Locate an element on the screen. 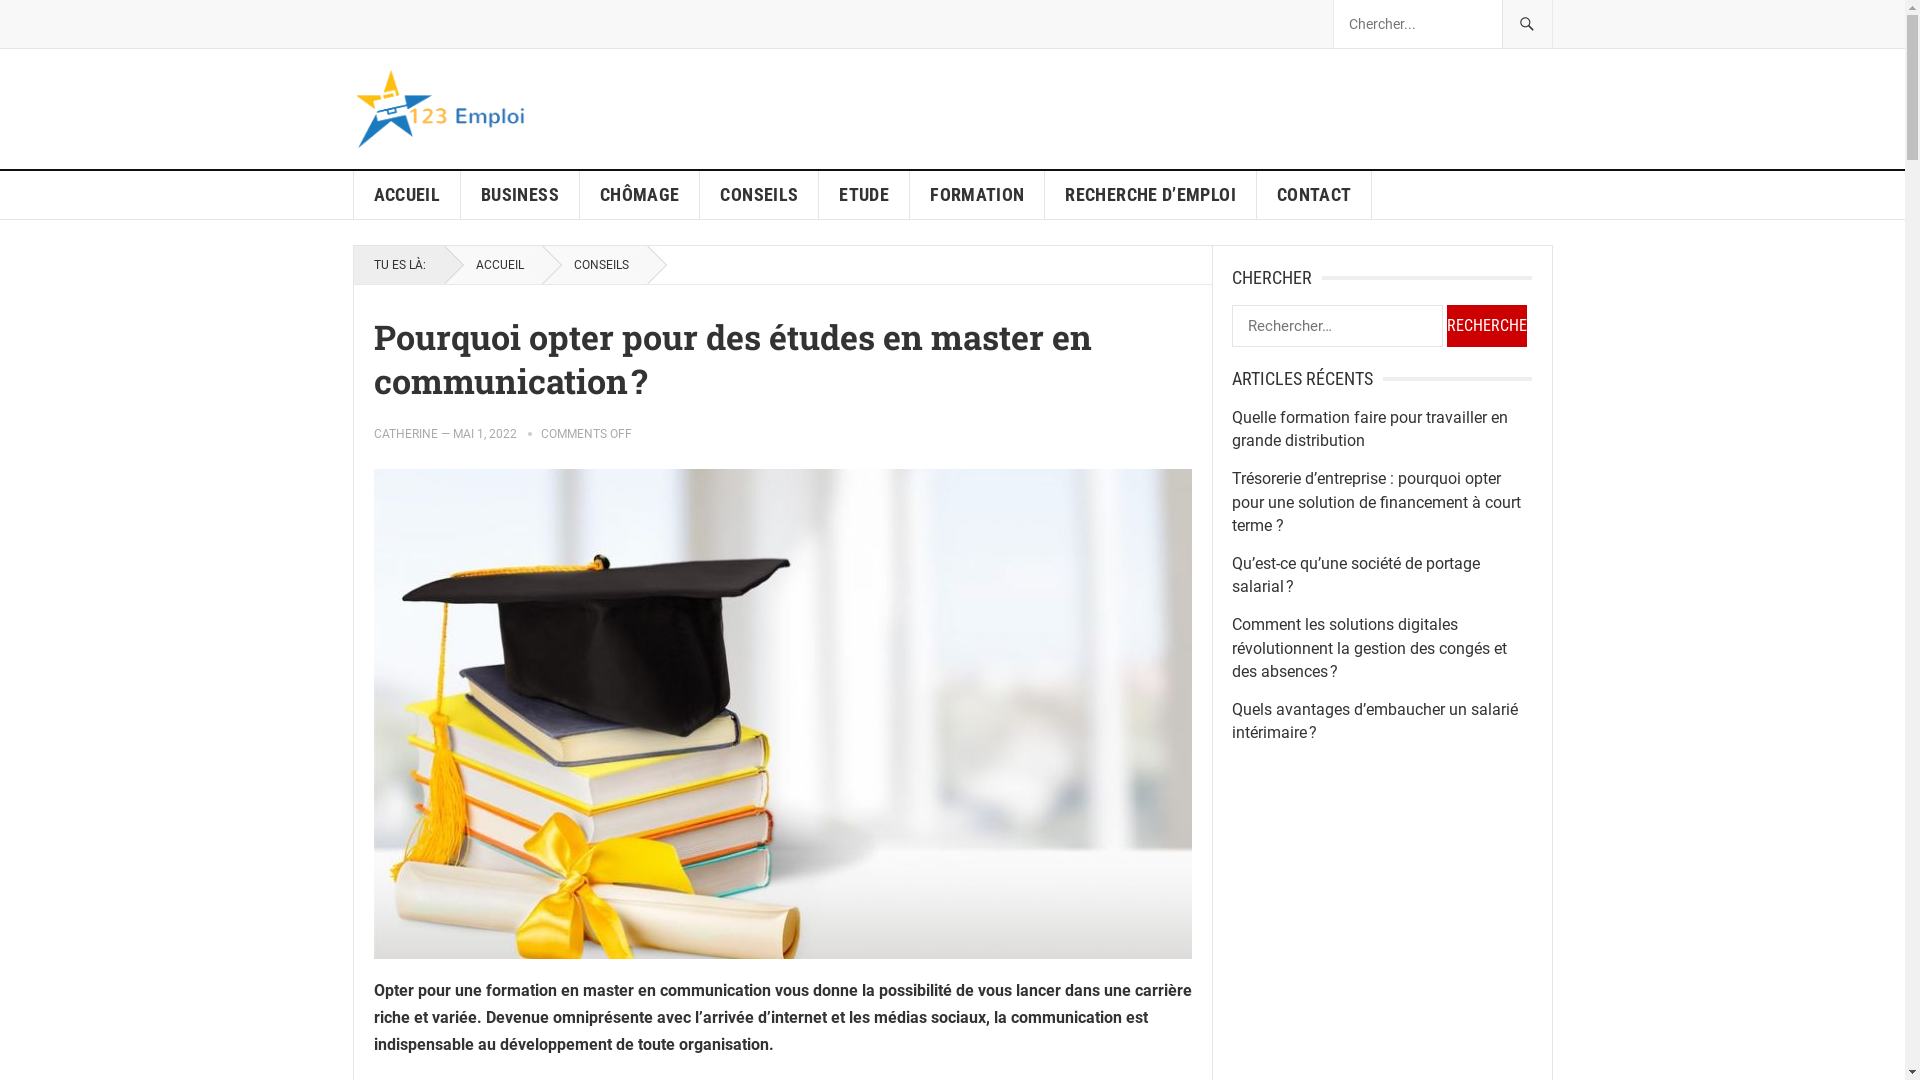  'CATHERINE' is located at coordinates (374, 433).